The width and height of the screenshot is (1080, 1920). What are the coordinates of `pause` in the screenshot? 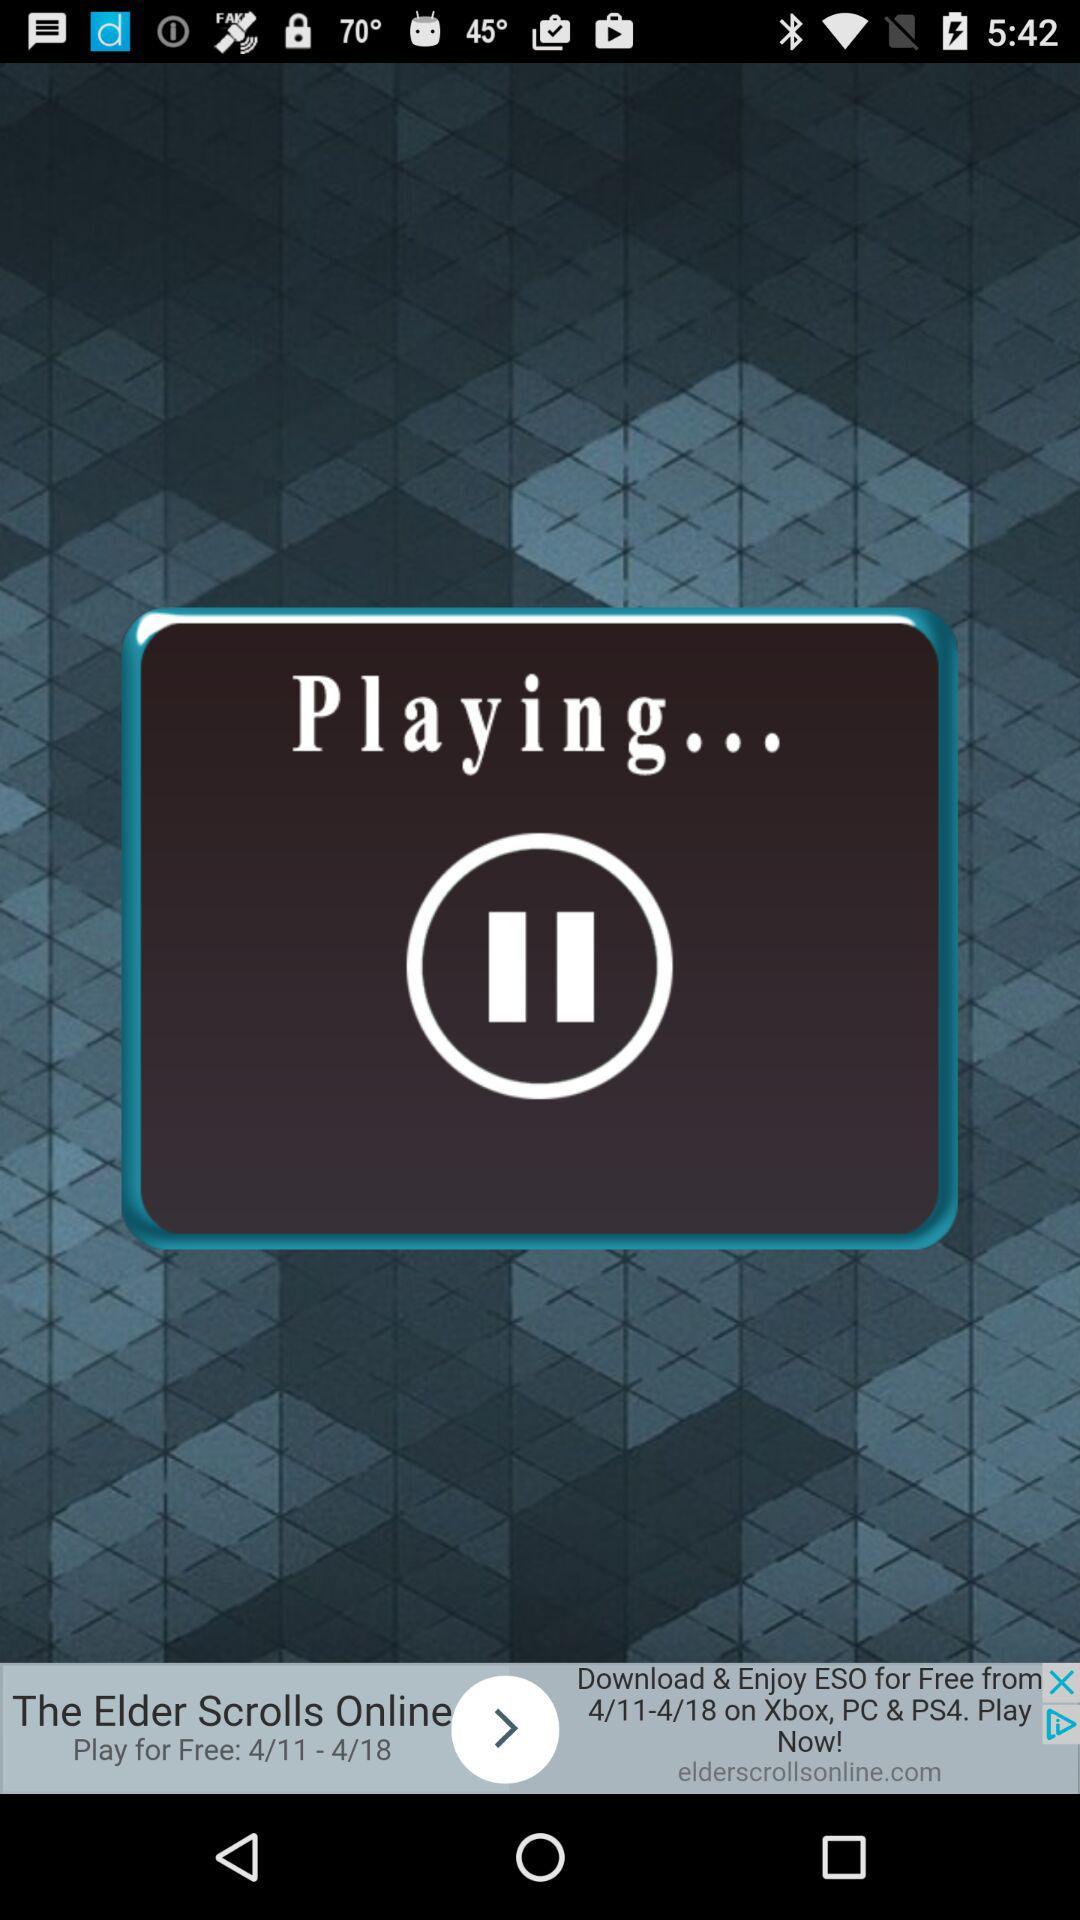 It's located at (538, 927).